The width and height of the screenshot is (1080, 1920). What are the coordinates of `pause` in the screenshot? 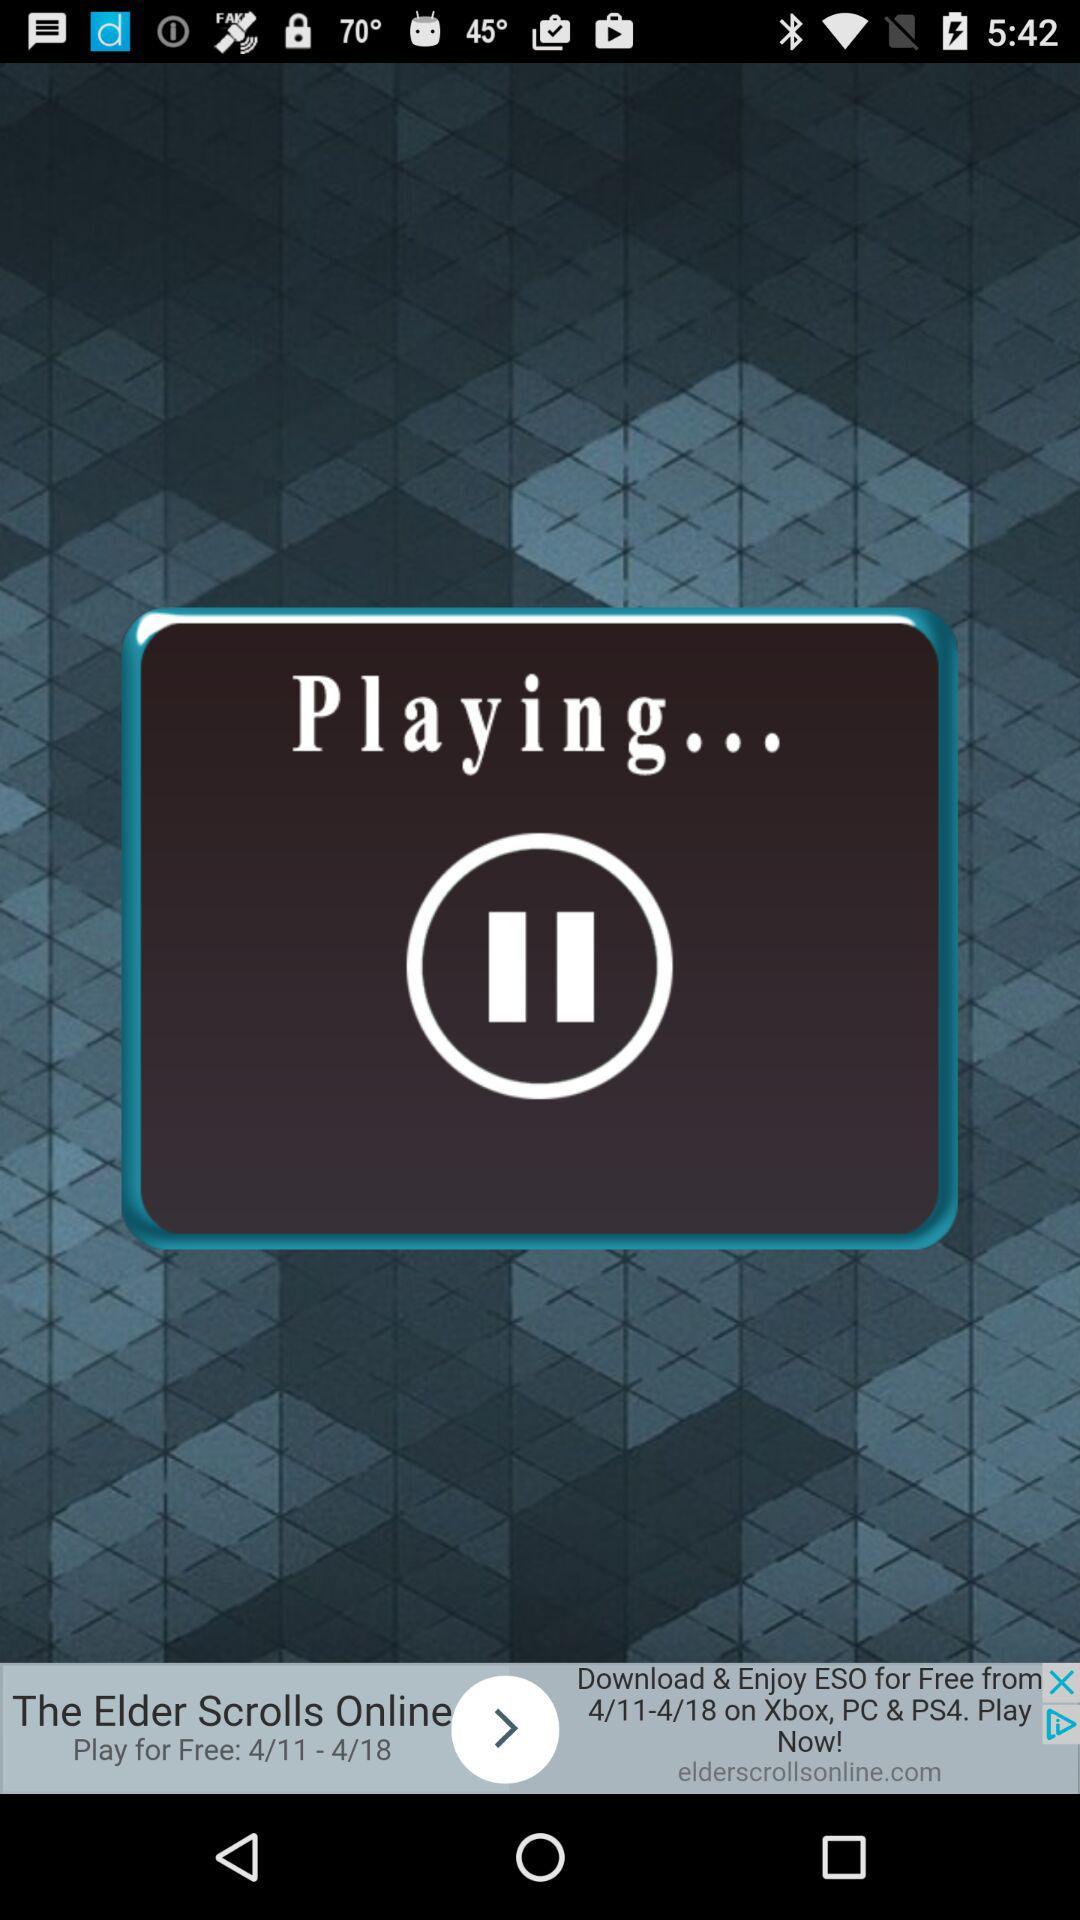 It's located at (538, 927).